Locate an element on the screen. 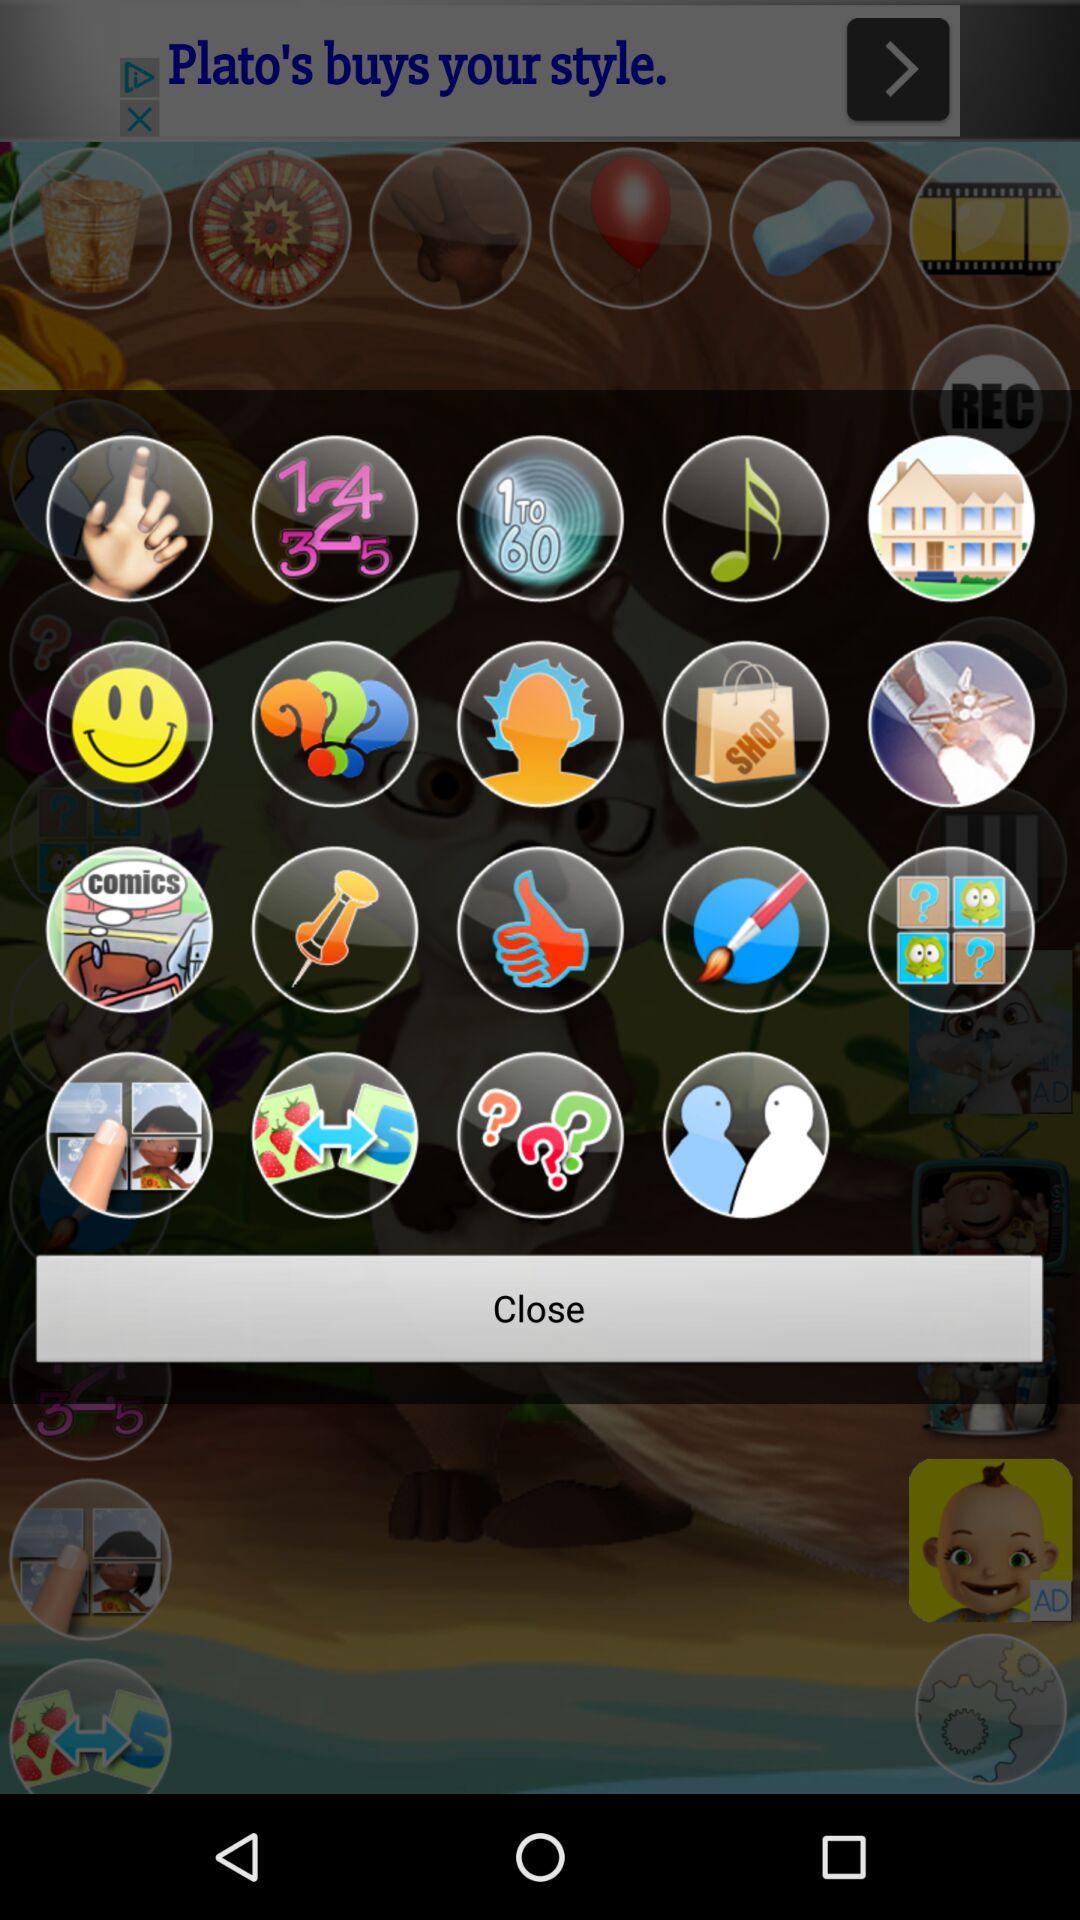 Image resolution: width=1080 pixels, height=1920 pixels. tac is located at coordinates (333, 929).